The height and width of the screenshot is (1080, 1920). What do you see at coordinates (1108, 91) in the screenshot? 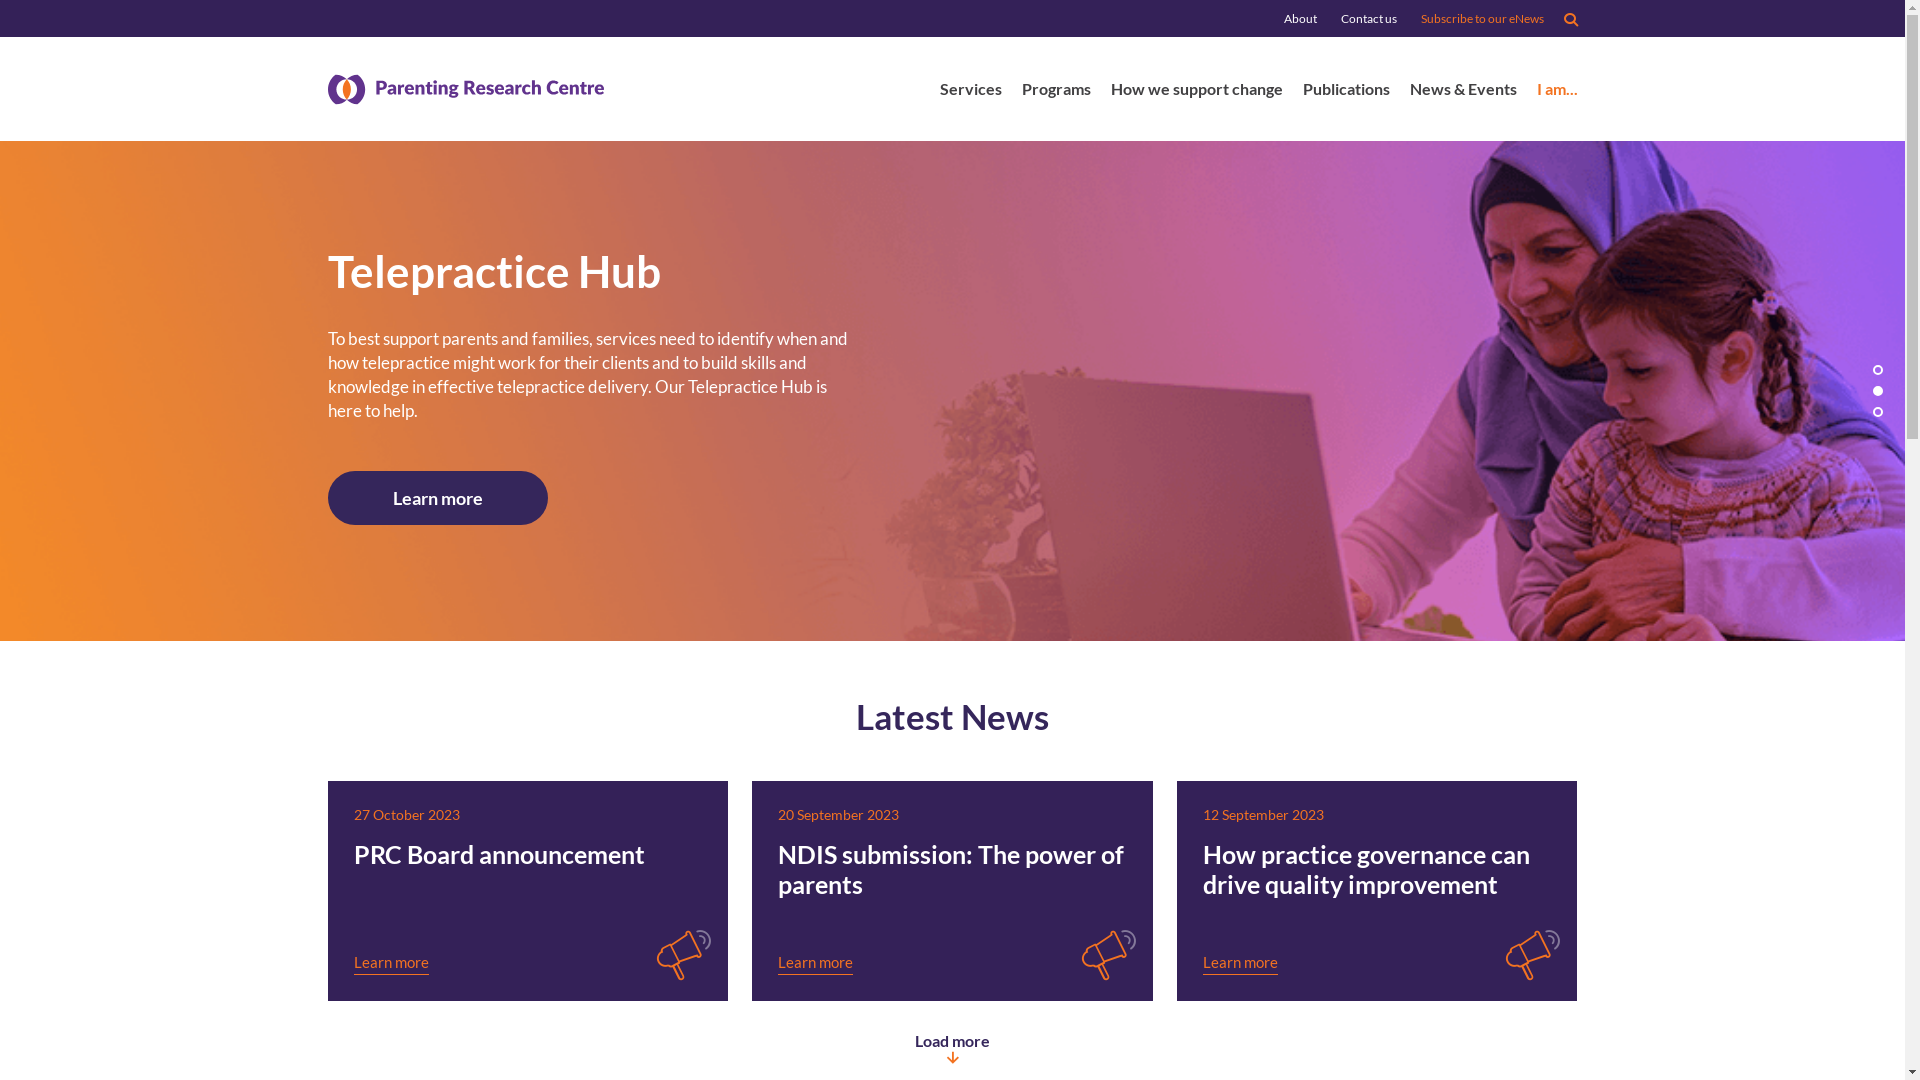
I see `'How we support change'` at bounding box center [1108, 91].